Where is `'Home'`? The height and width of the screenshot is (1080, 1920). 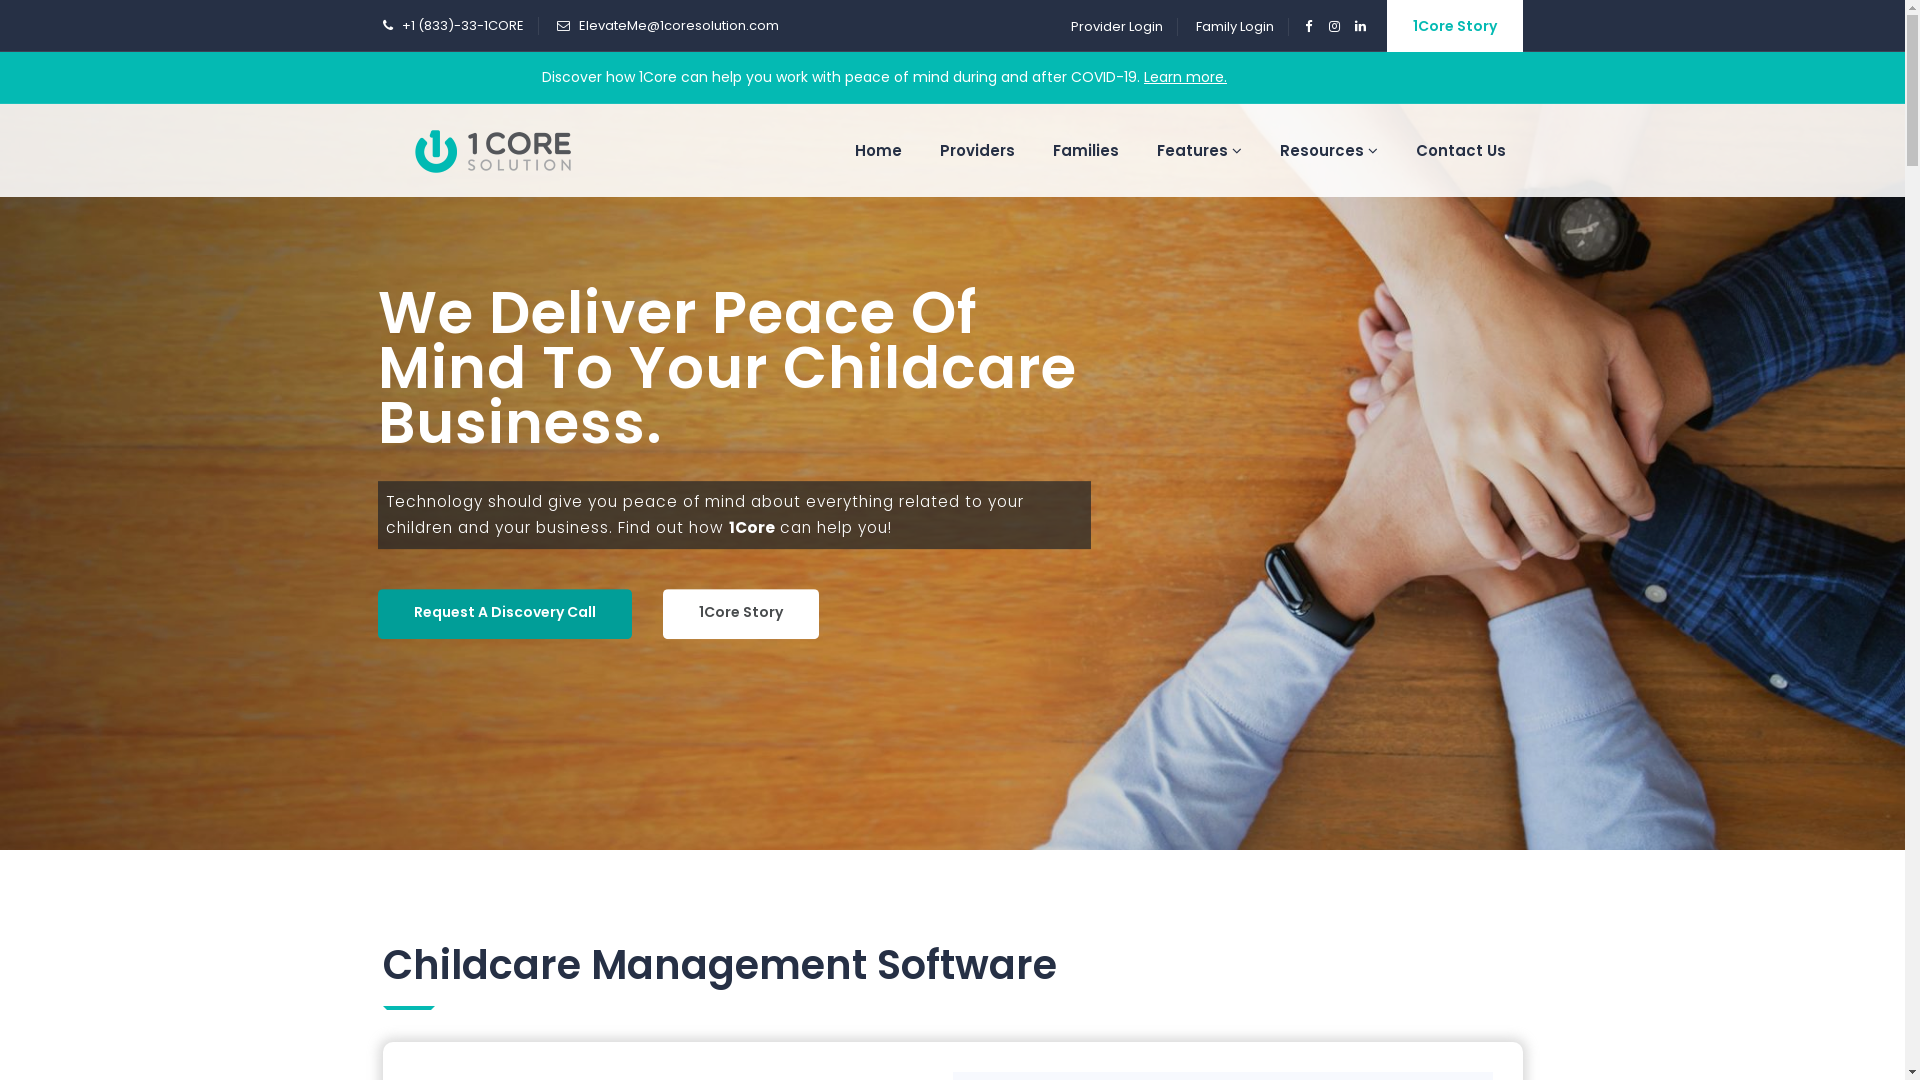 'Home' is located at coordinates (838, 149).